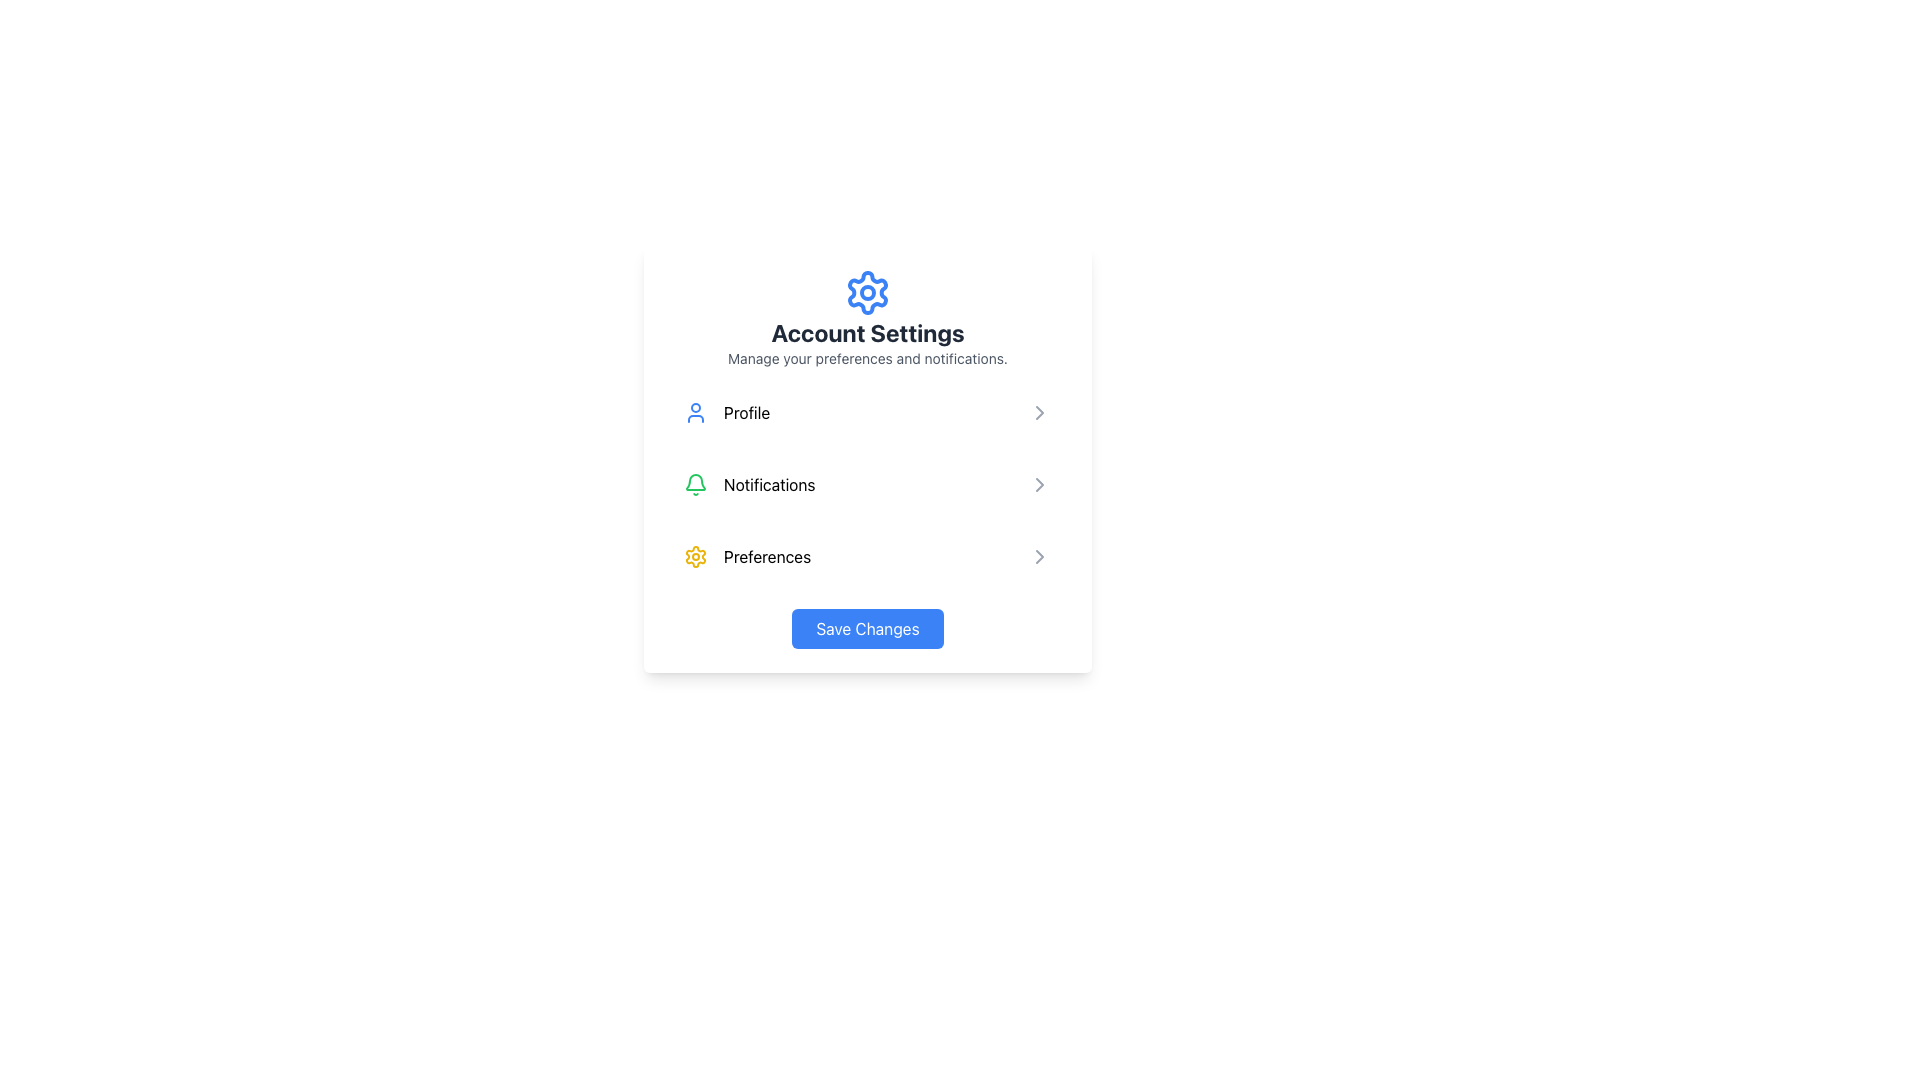  Describe the element at coordinates (696, 485) in the screenshot. I see `the green bell icon located to the left of the 'Notifications' label` at that location.